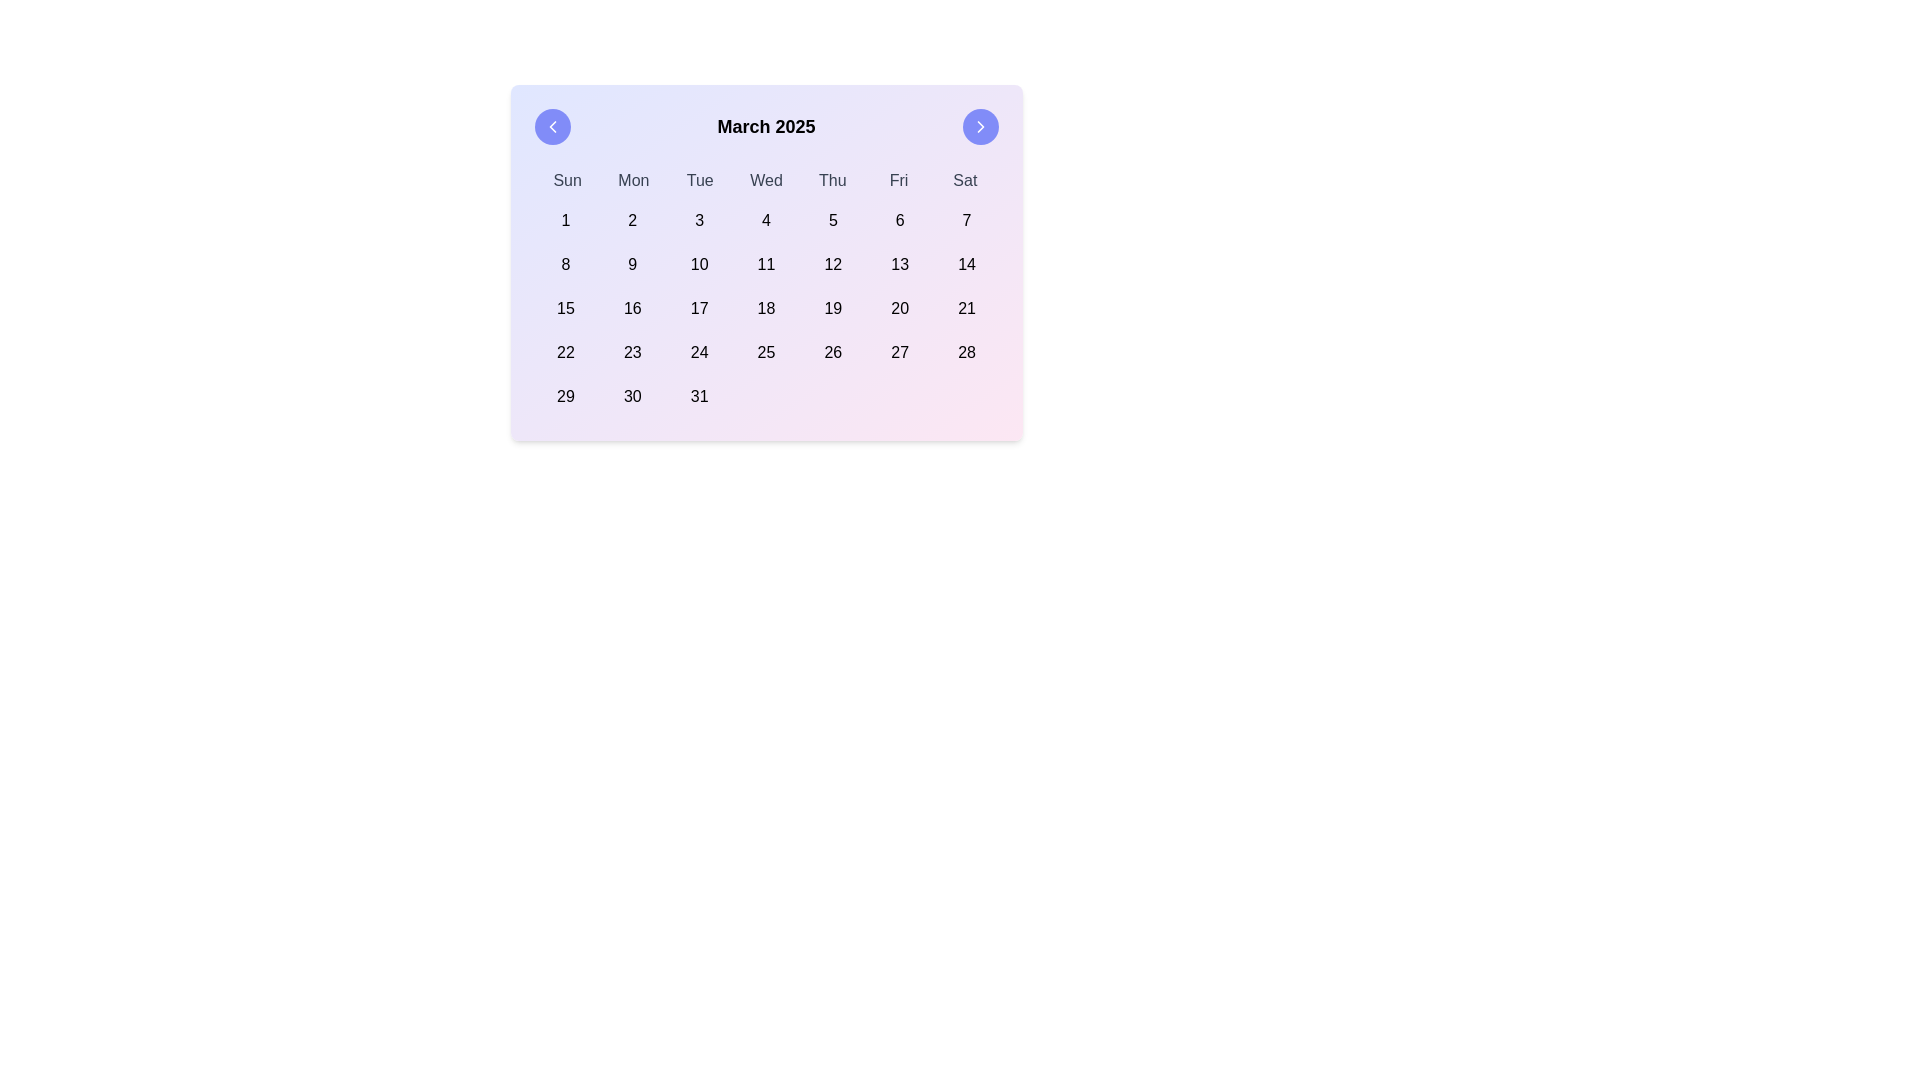 Image resolution: width=1920 pixels, height=1080 pixels. I want to click on the button representing the 26th day of March 2025 in the calendar grid, so click(833, 352).